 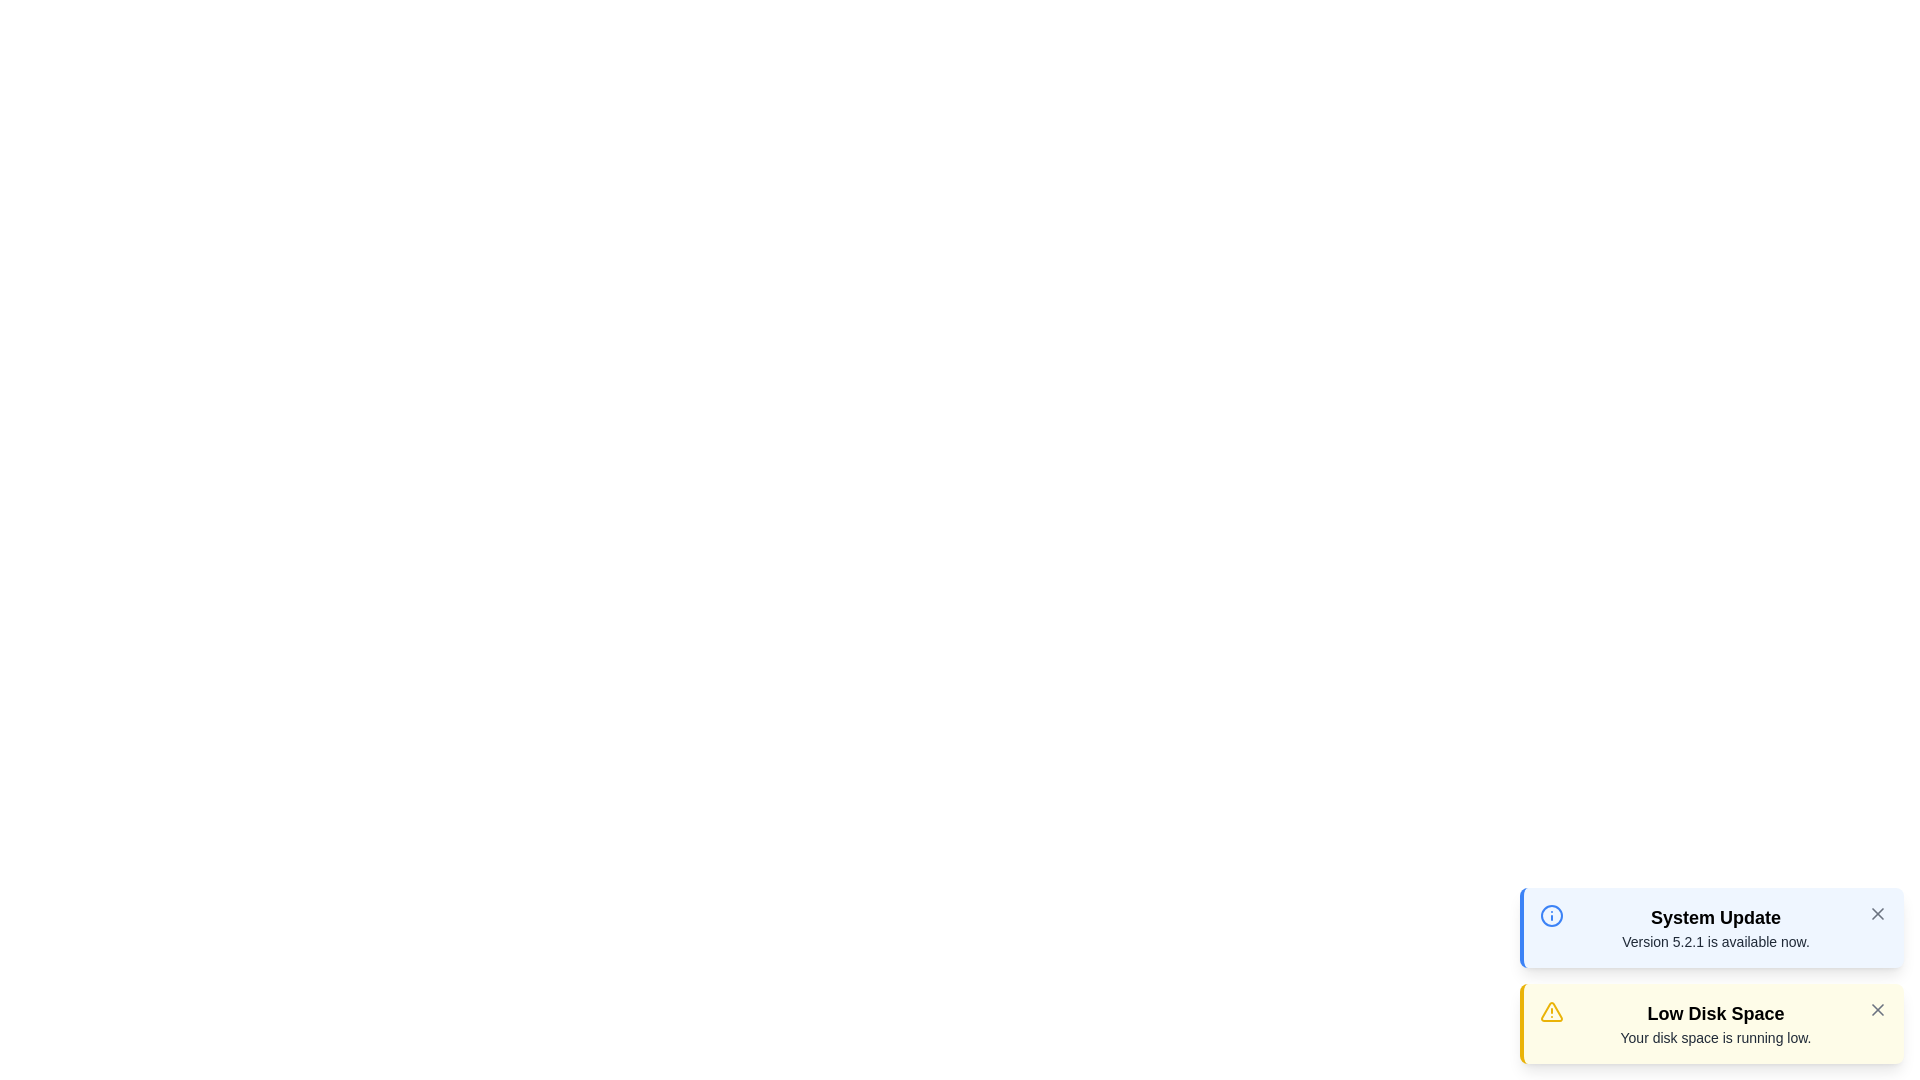 I want to click on the notification panel element Low Disk Space, so click(x=1711, y=1023).